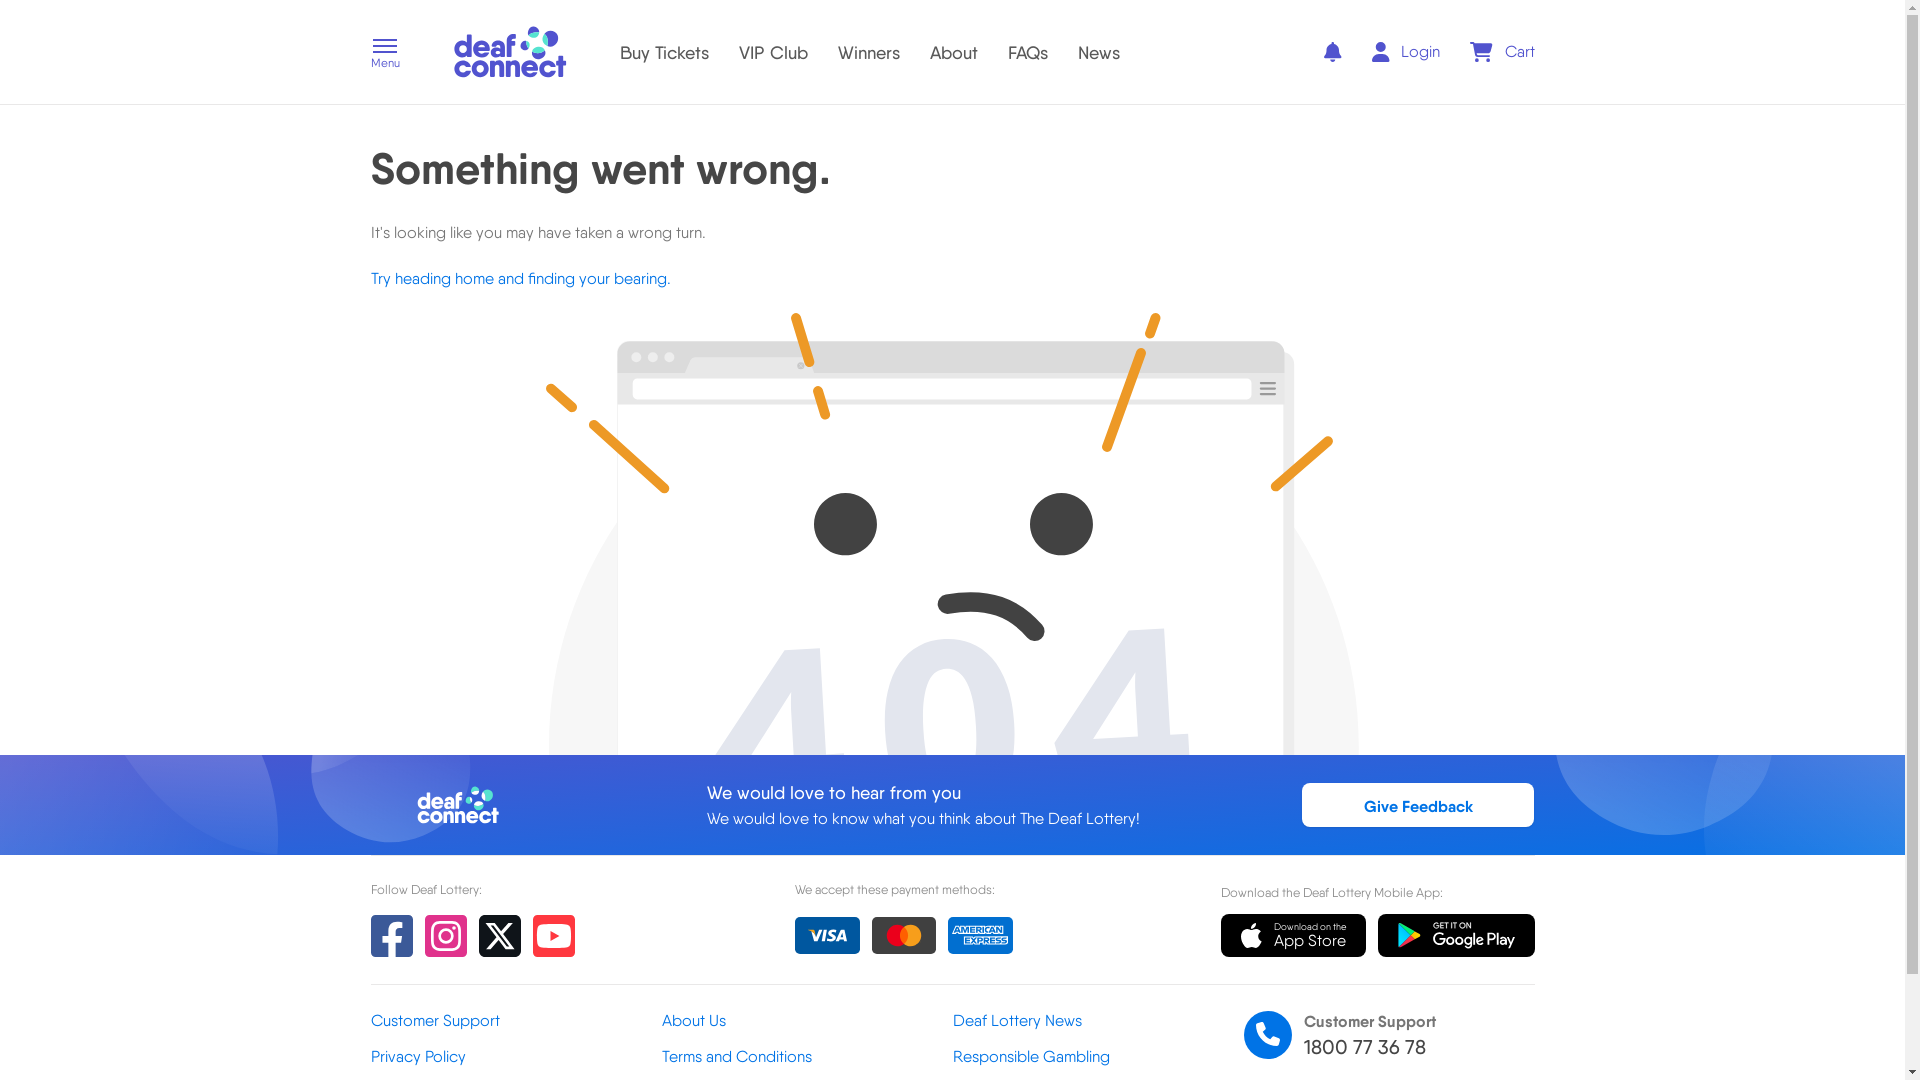 The width and height of the screenshot is (1920, 1080). Describe the element at coordinates (1293, 936) in the screenshot. I see `'Download on the` at that location.